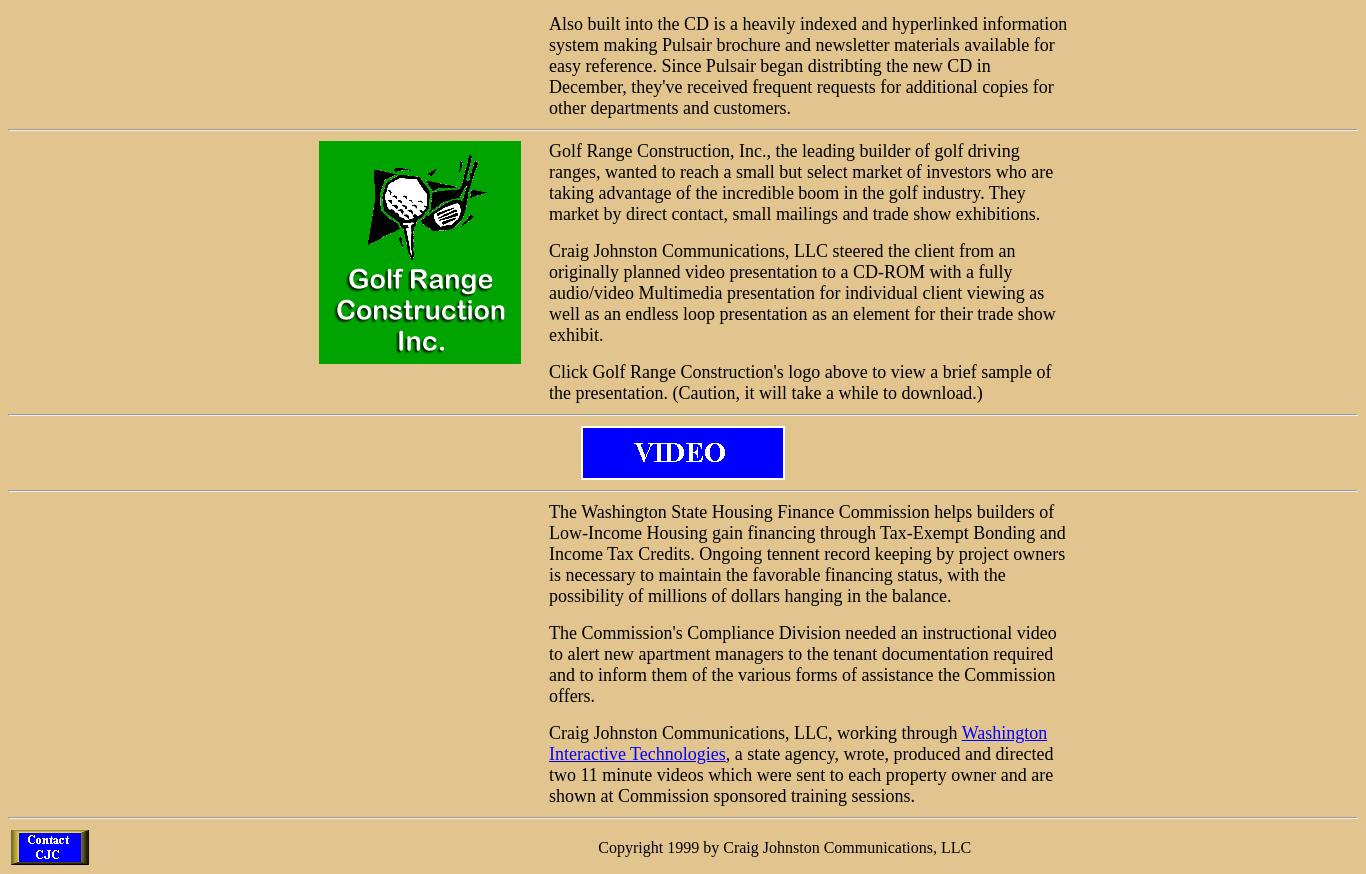 The image size is (1366, 874). Describe the element at coordinates (754, 732) in the screenshot. I see `'Craig Johnston Communications, LLC, working through'` at that location.